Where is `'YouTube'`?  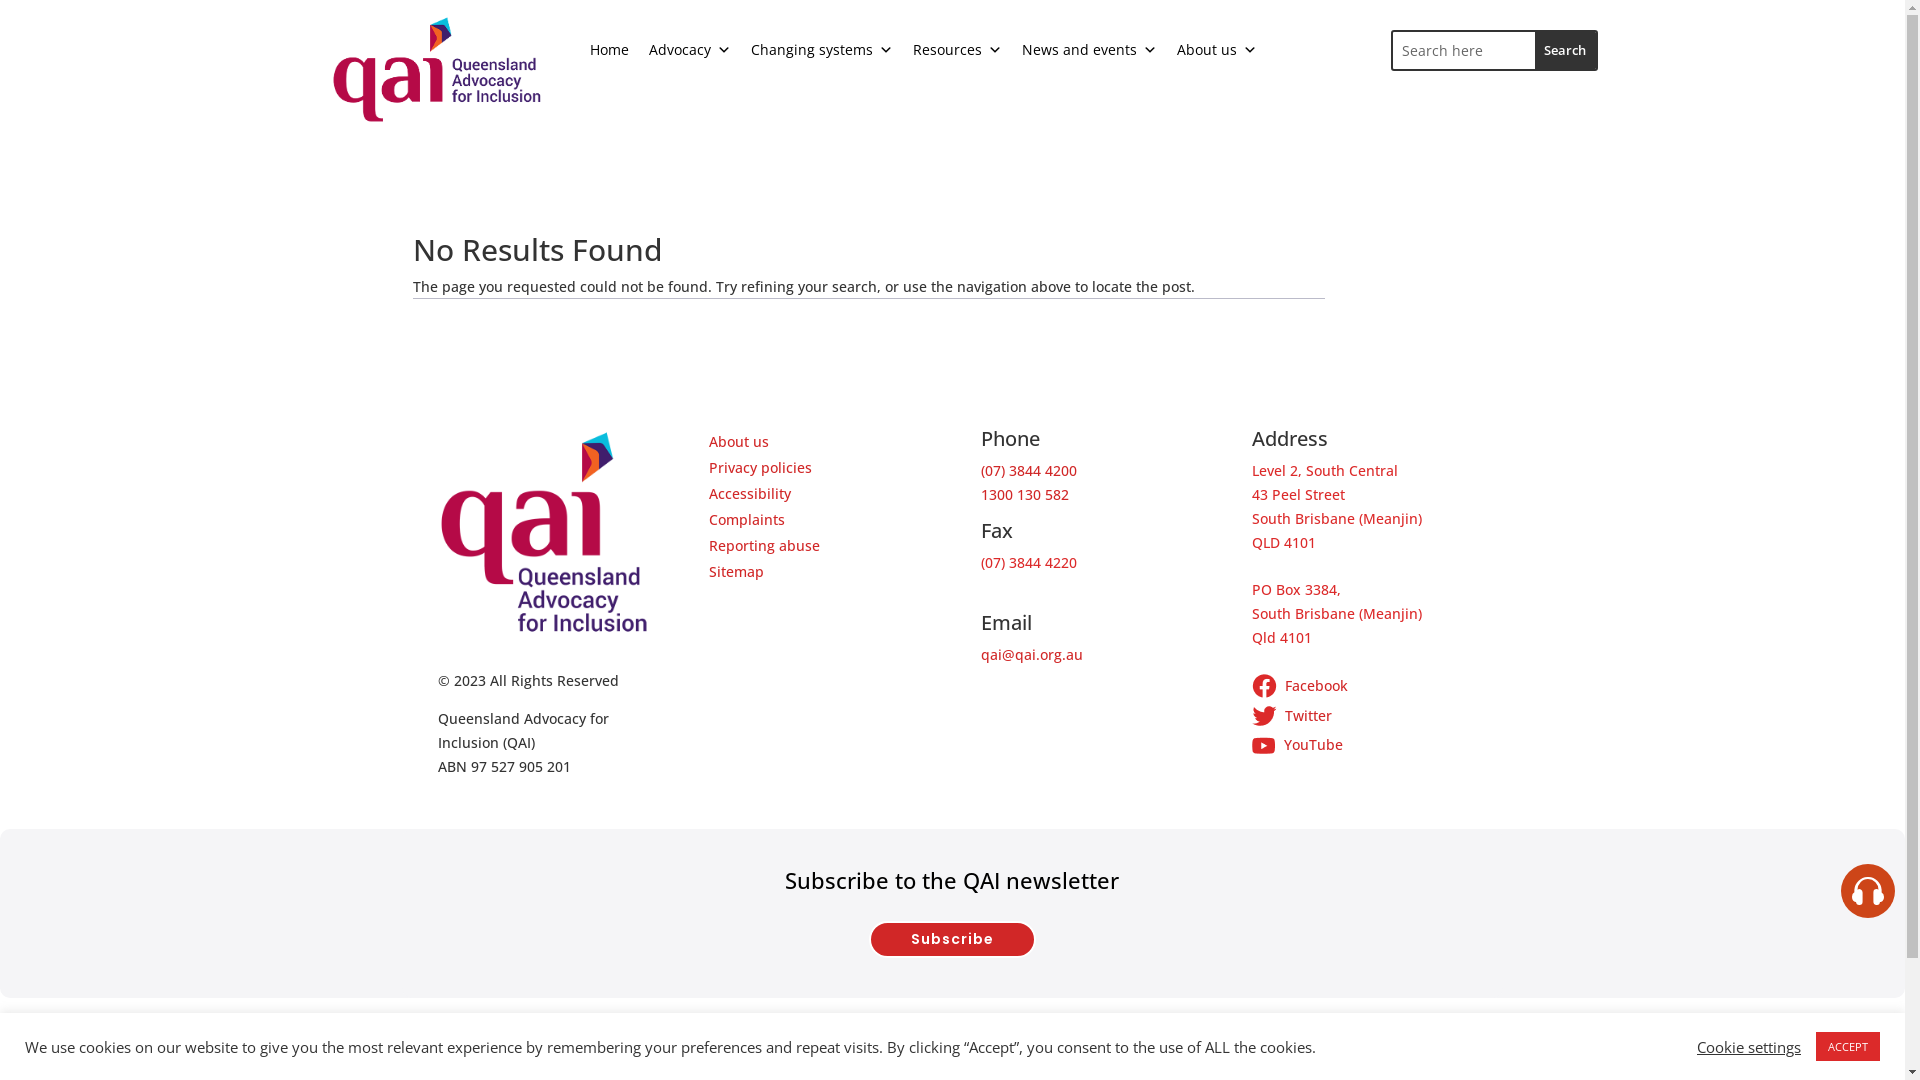 'YouTube' is located at coordinates (1359, 744).